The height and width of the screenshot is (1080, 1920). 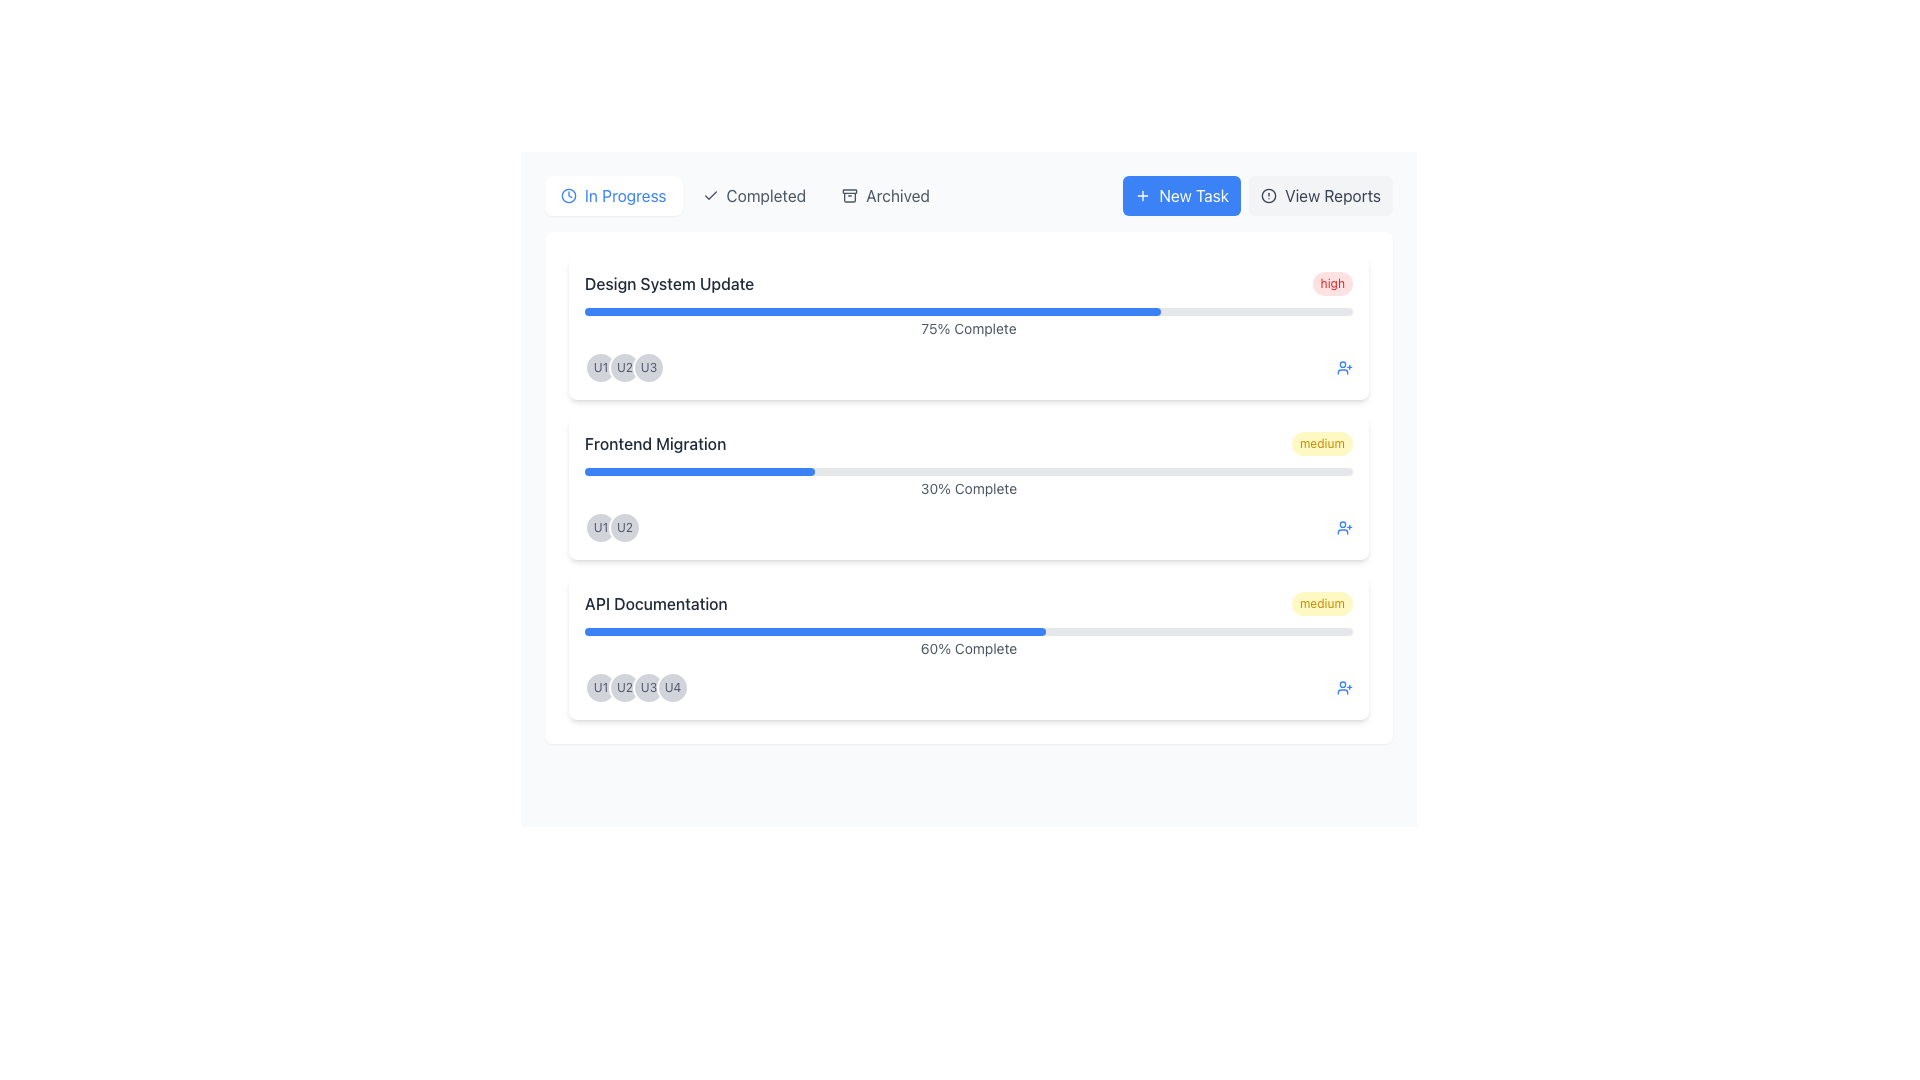 What do you see at coordinates (765, 196) in the screenshot?
I see `the 'Completed' text label located in the upper navigation bar` at bounding box center [765, 196].